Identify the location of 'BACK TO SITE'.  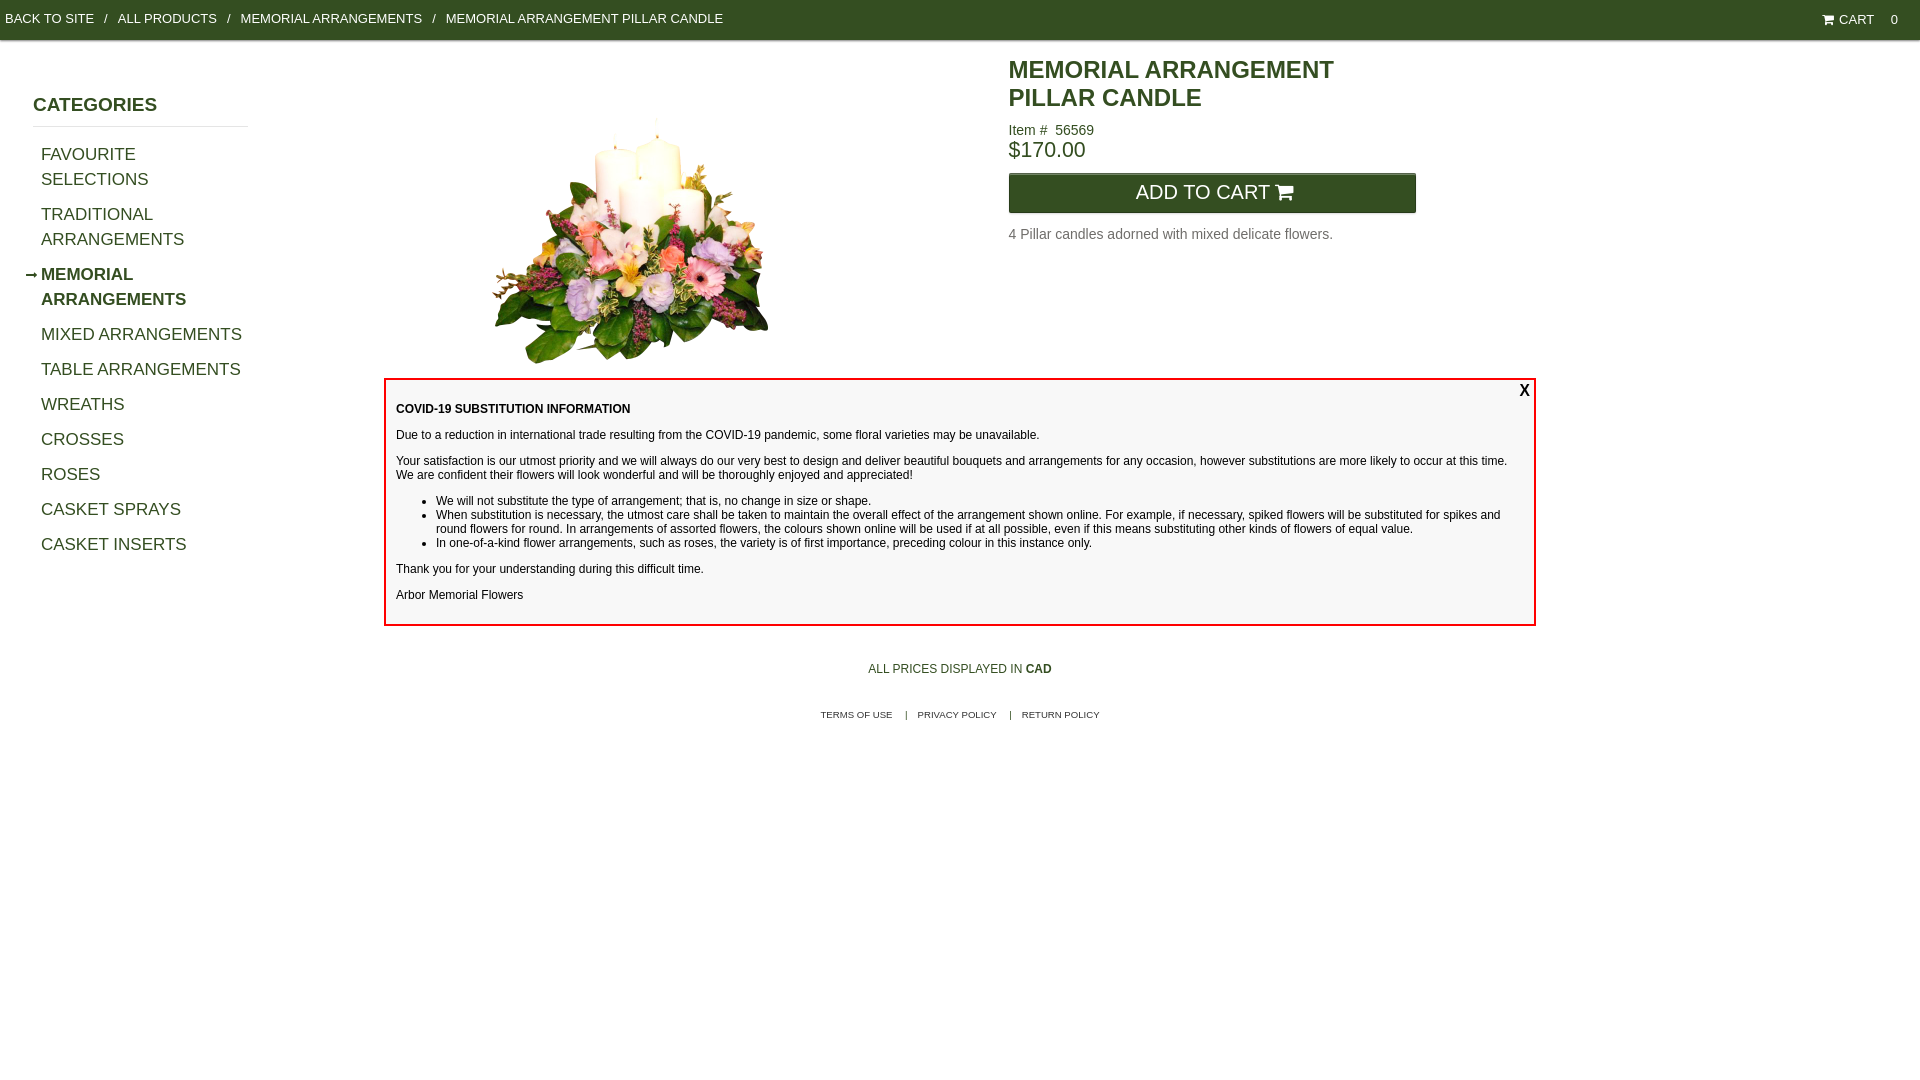
(56, 18).